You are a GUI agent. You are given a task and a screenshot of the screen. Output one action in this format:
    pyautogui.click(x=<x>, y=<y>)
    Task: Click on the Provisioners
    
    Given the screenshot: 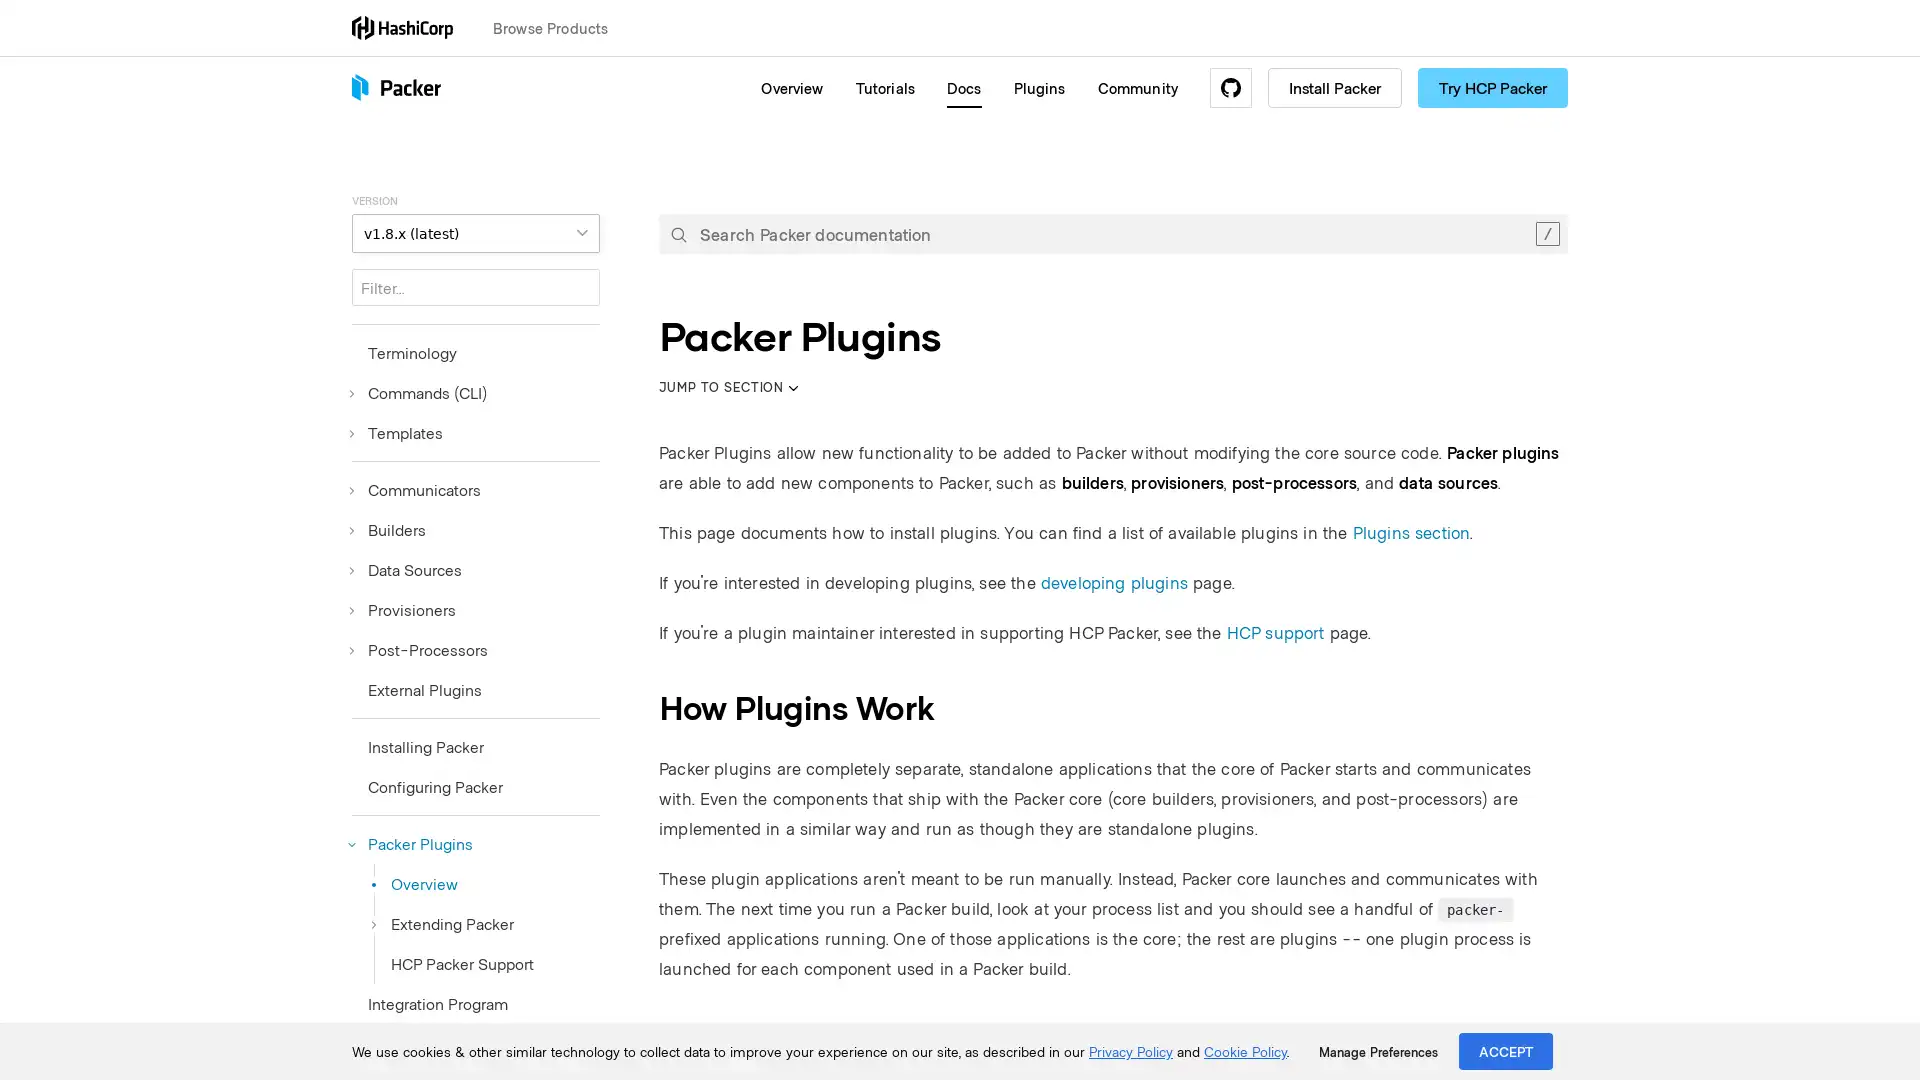 What is the action you would take?
    pyautogui.click(x=402, y=608)
    